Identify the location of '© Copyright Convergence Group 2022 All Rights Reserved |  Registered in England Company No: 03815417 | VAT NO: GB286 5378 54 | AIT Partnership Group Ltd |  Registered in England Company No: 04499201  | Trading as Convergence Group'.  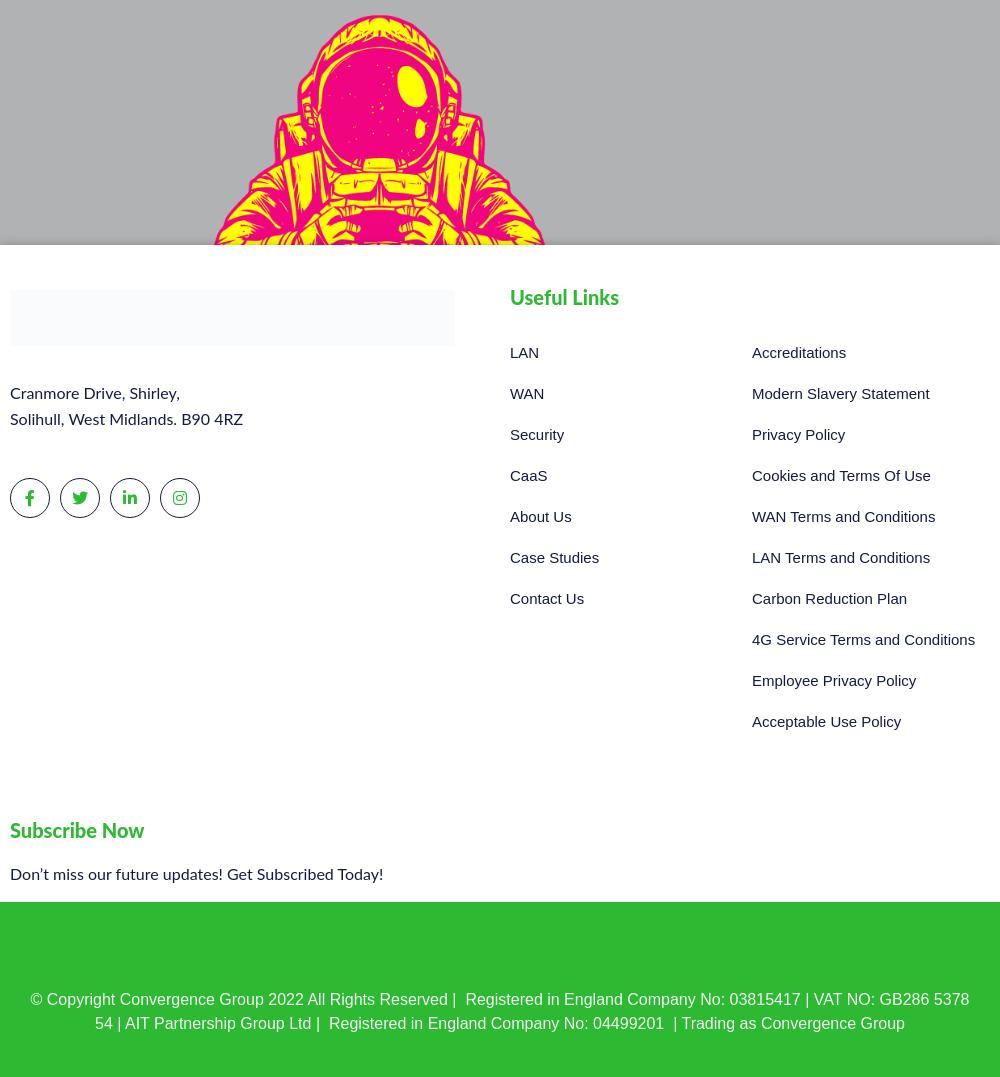
(498, 1009).